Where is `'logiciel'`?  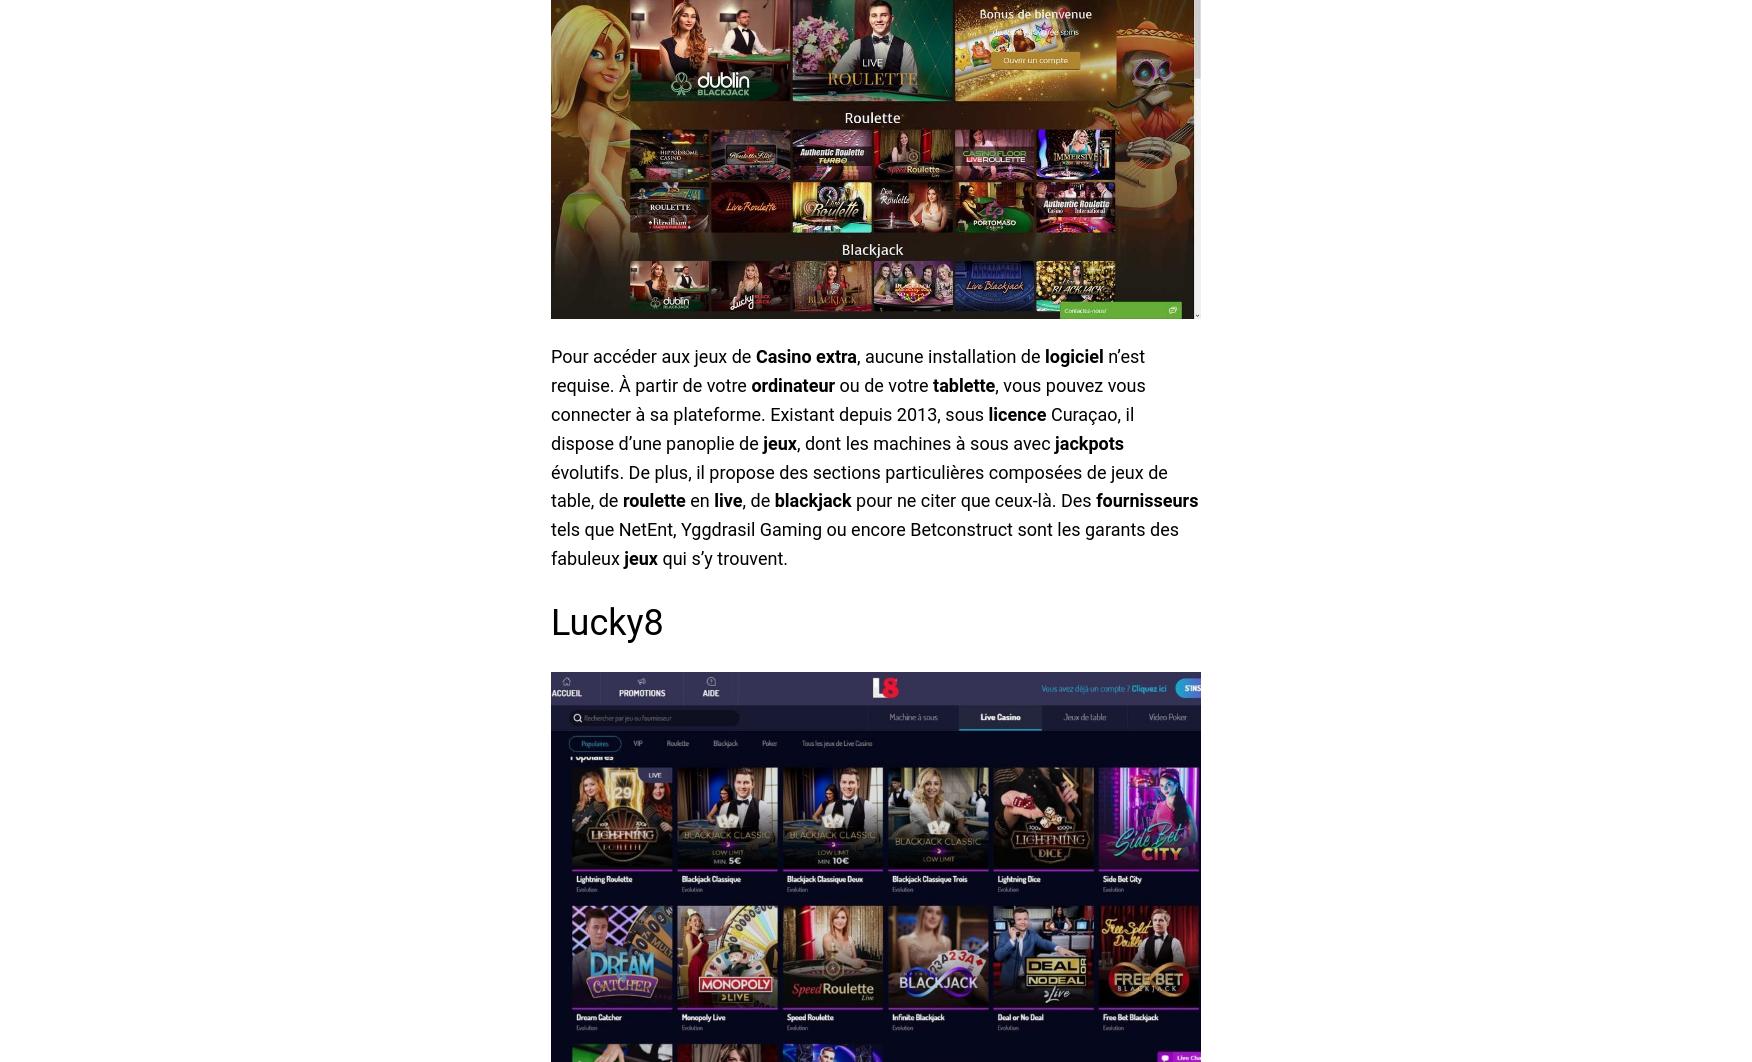 'logiciel' is located at coordinates (1073, 355).